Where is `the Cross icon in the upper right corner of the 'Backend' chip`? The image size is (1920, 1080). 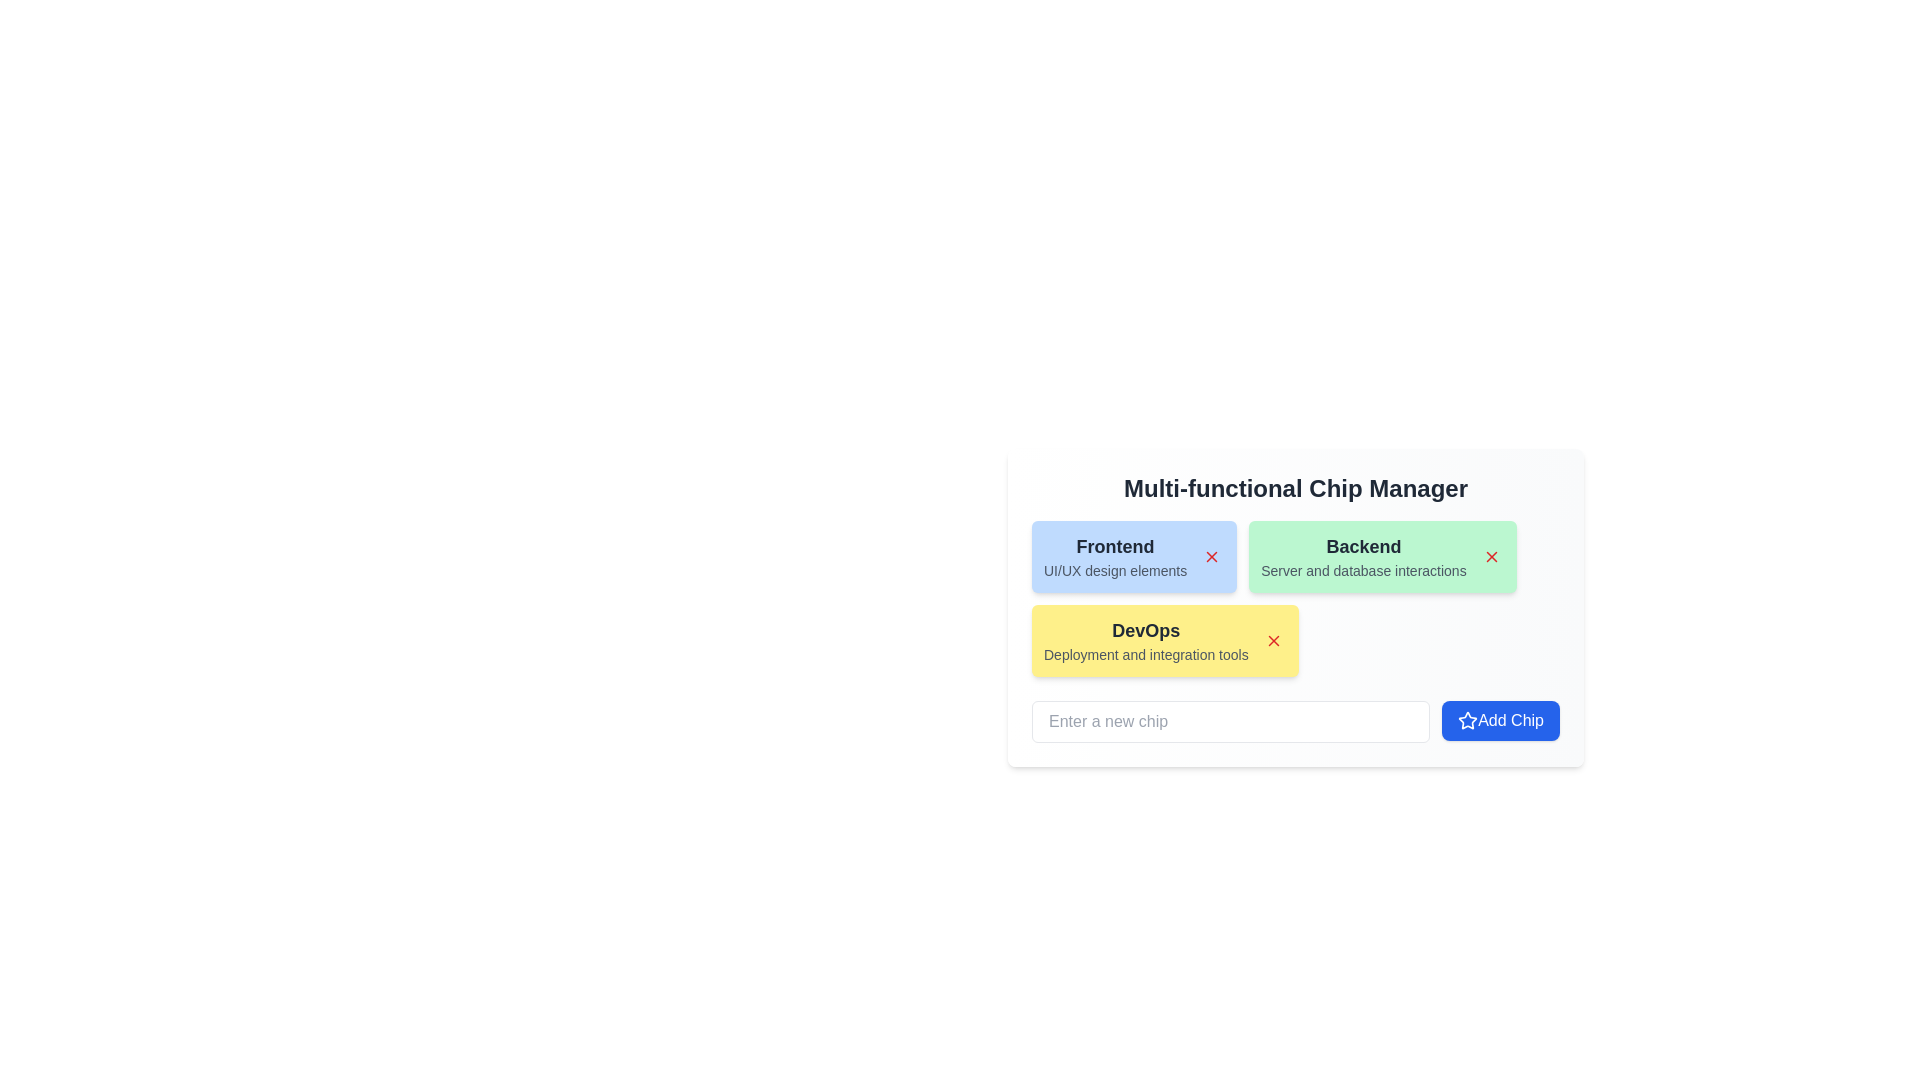 the Cross icon in the upper right corner of the 'Backend' chip is located at coordinates (1491, 556).